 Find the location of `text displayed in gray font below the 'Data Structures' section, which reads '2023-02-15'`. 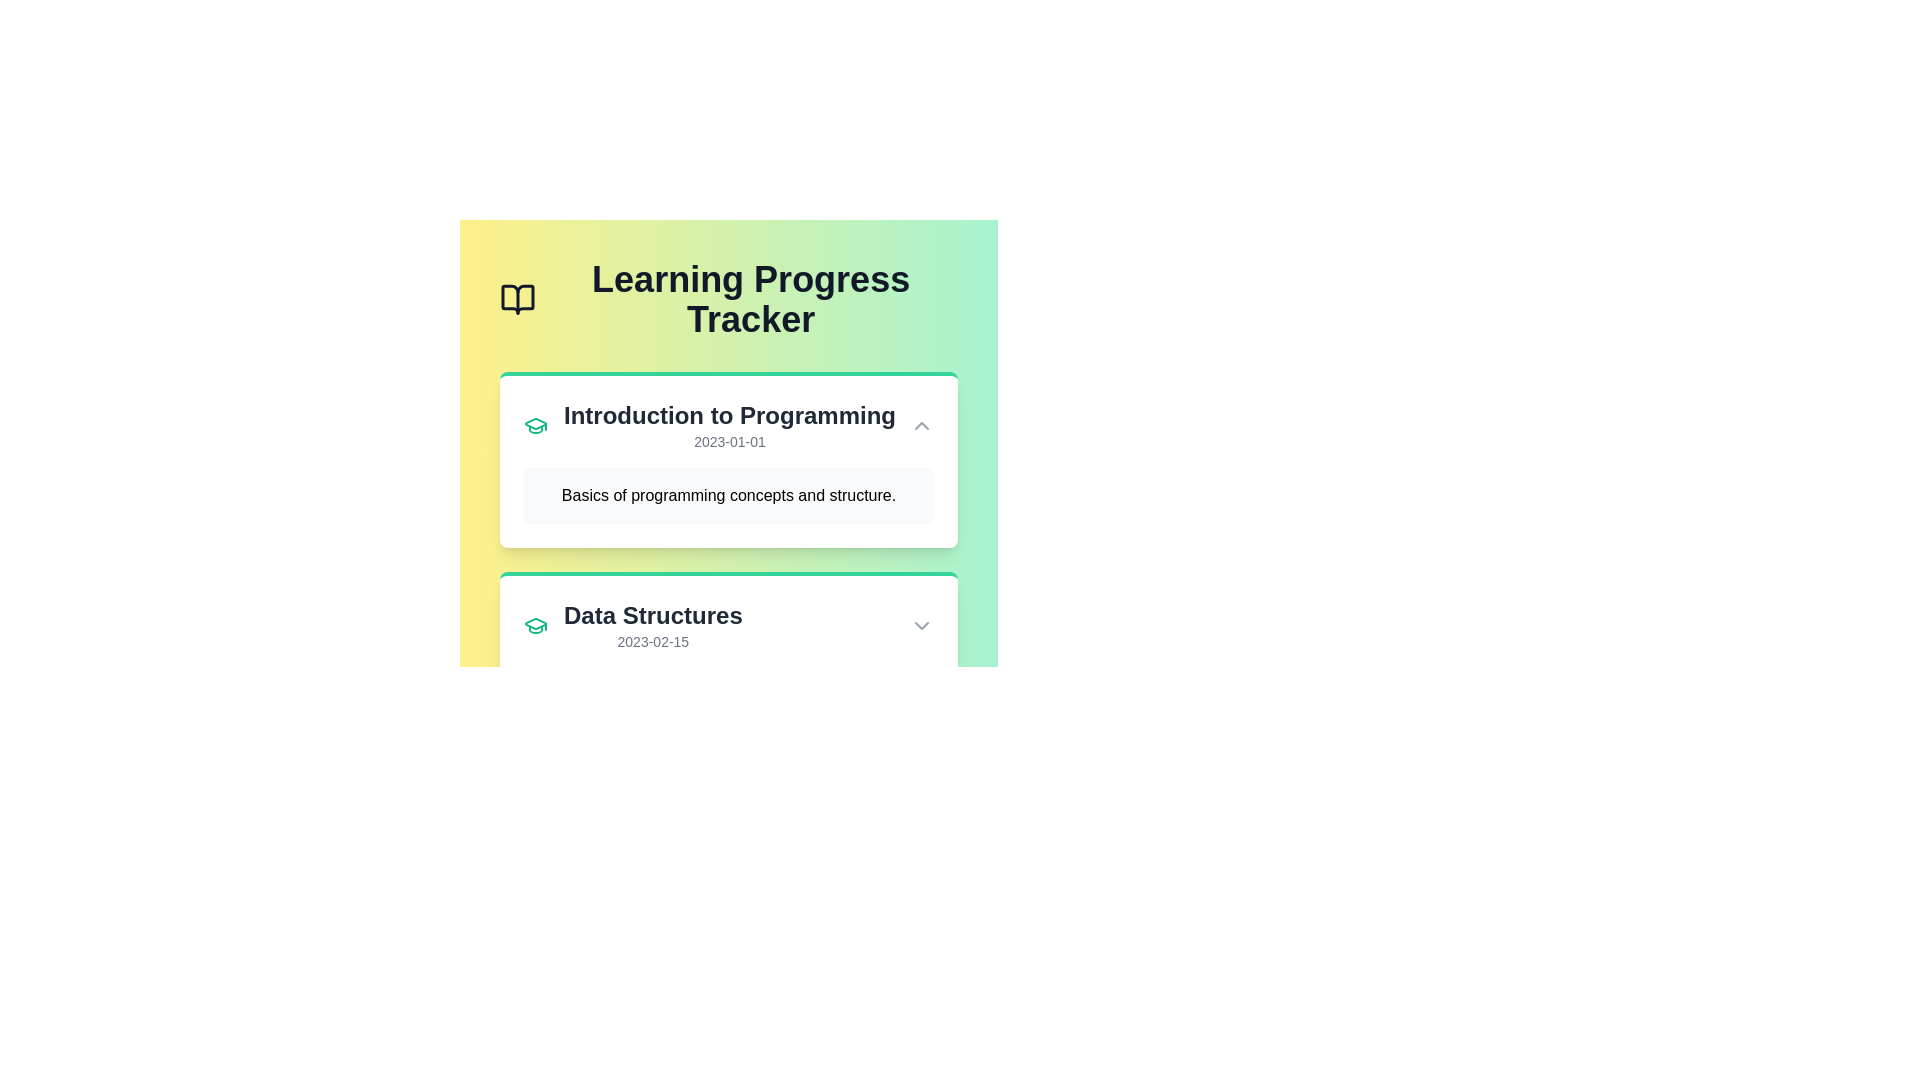

text displayed in gray font below the 'Data Structures' section, which reads '2023-02-15' is located at coordinates (653, 641).